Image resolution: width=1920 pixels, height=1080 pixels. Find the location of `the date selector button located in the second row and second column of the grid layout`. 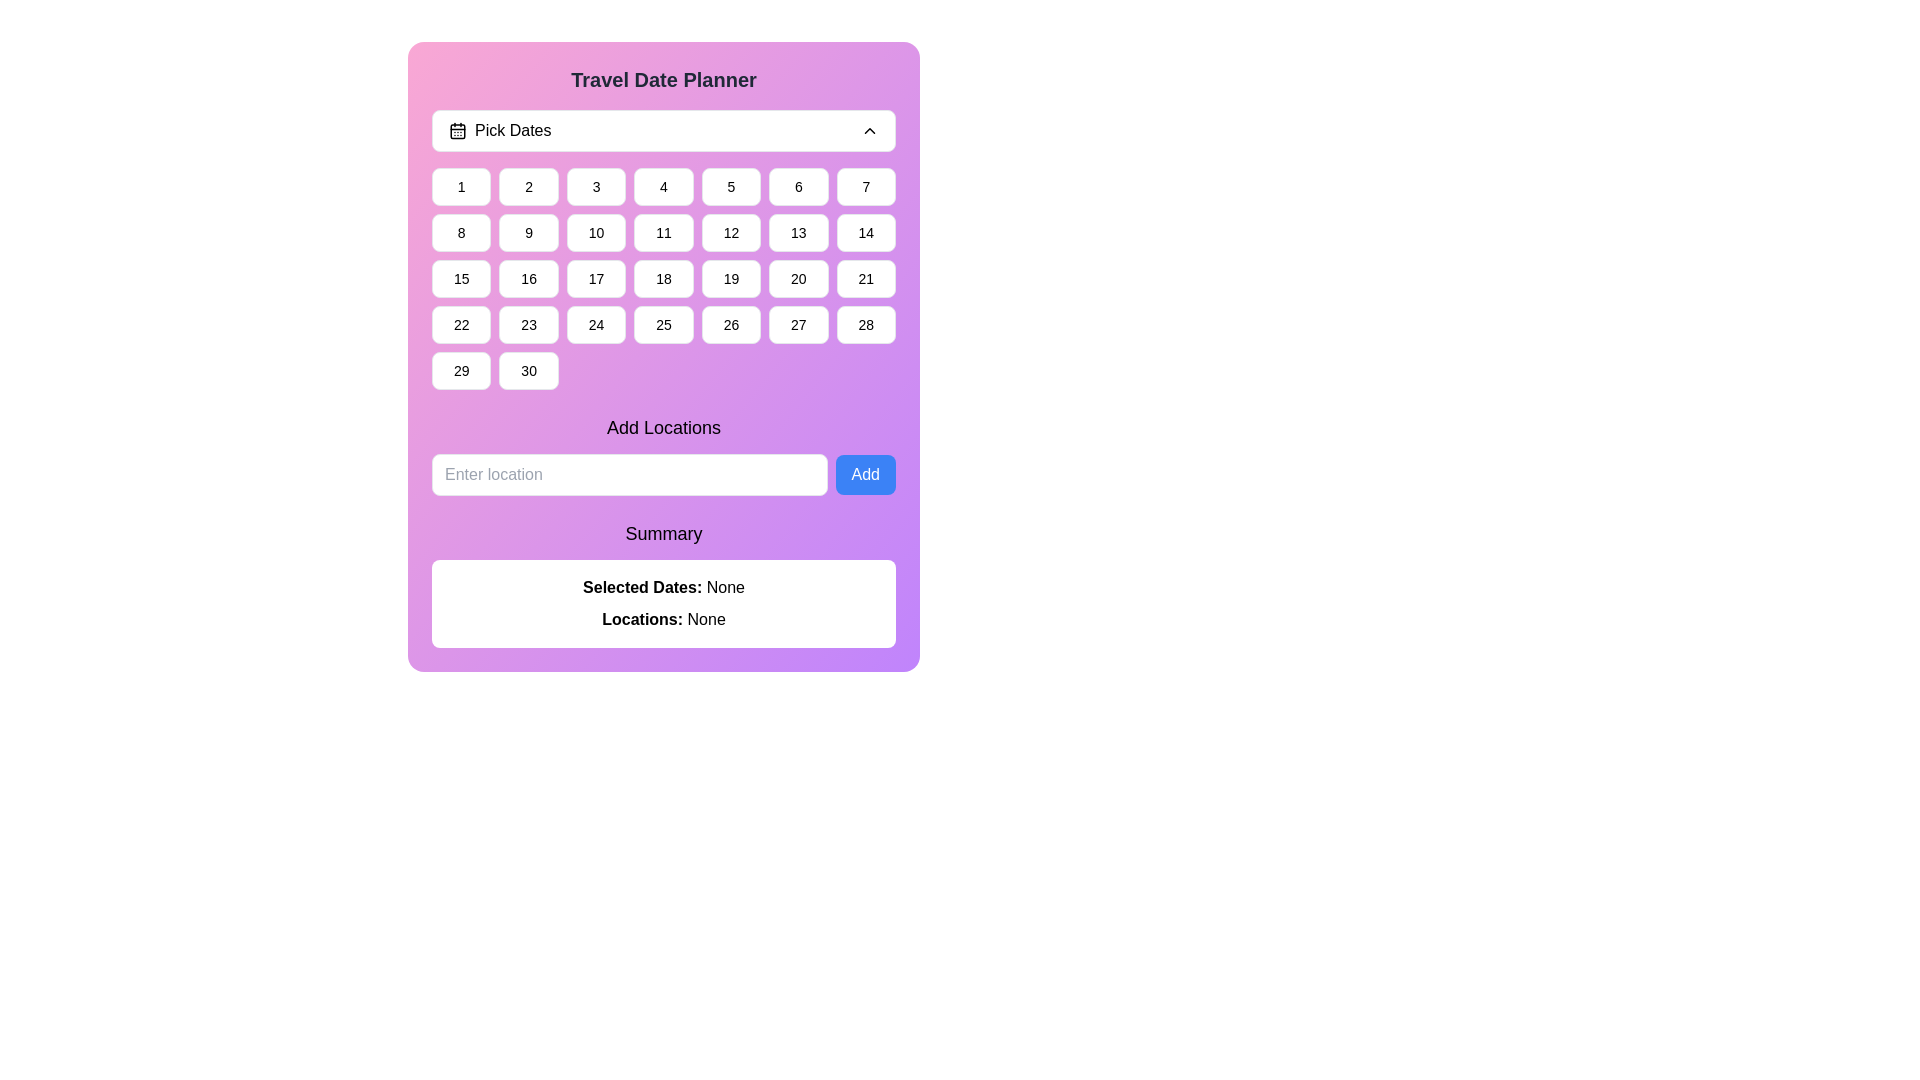

the date selector button located in the second row and second column of the grid layout is located at coordinates (529, 231).